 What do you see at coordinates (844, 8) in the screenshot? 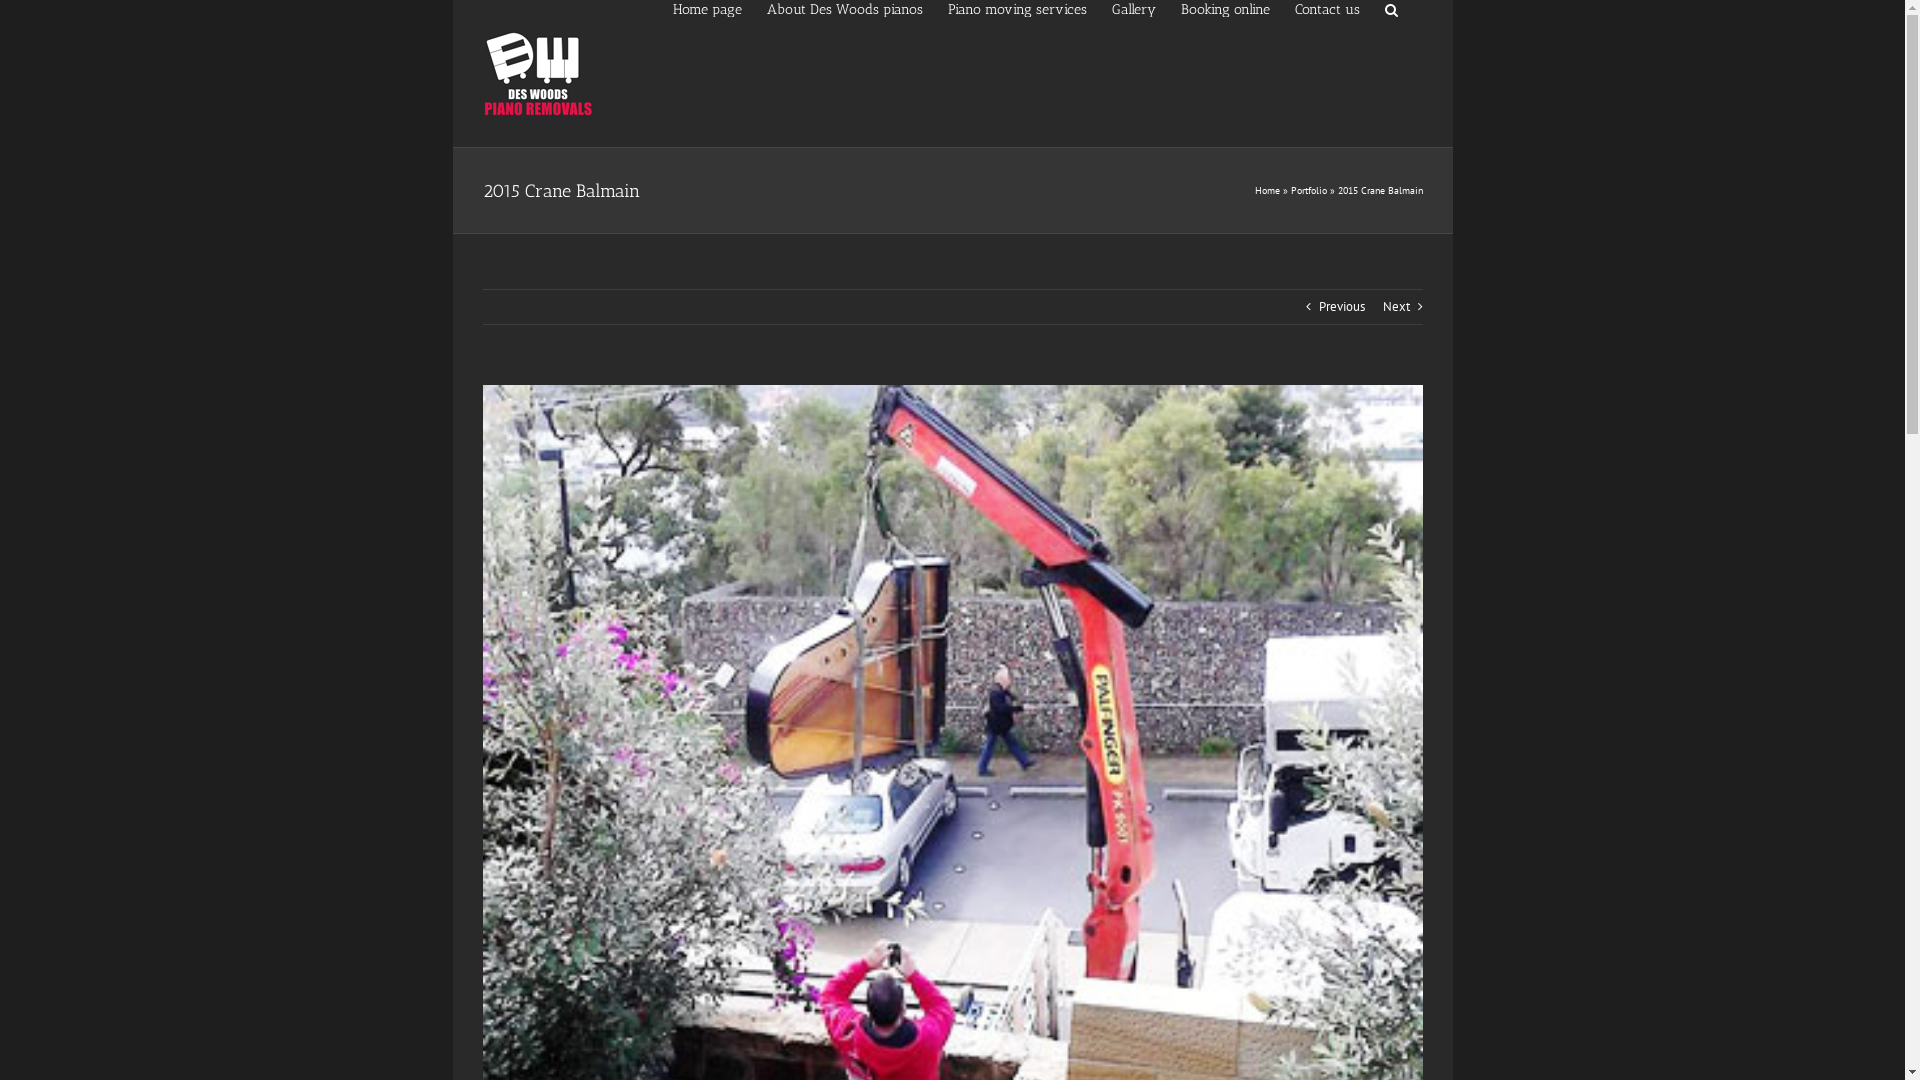
I see `'About Des Woods pianos'` at bounding box center [844, 8].